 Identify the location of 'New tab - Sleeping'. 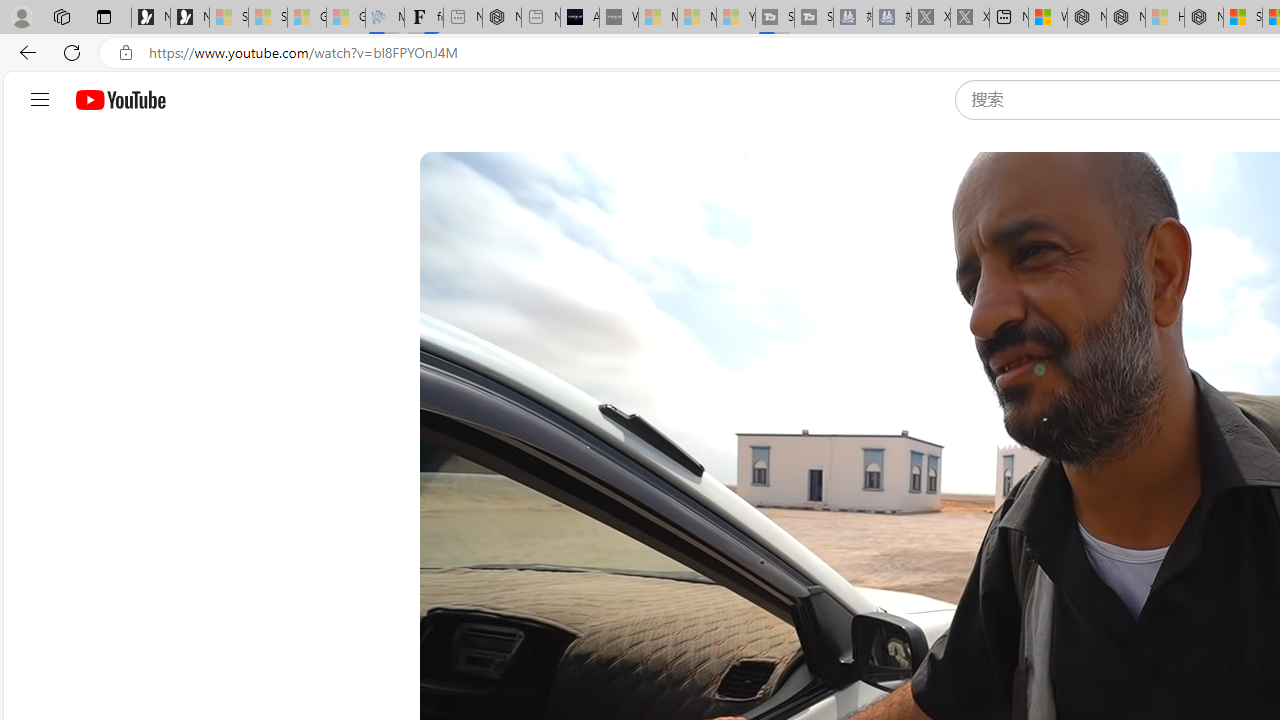
(541, 17).